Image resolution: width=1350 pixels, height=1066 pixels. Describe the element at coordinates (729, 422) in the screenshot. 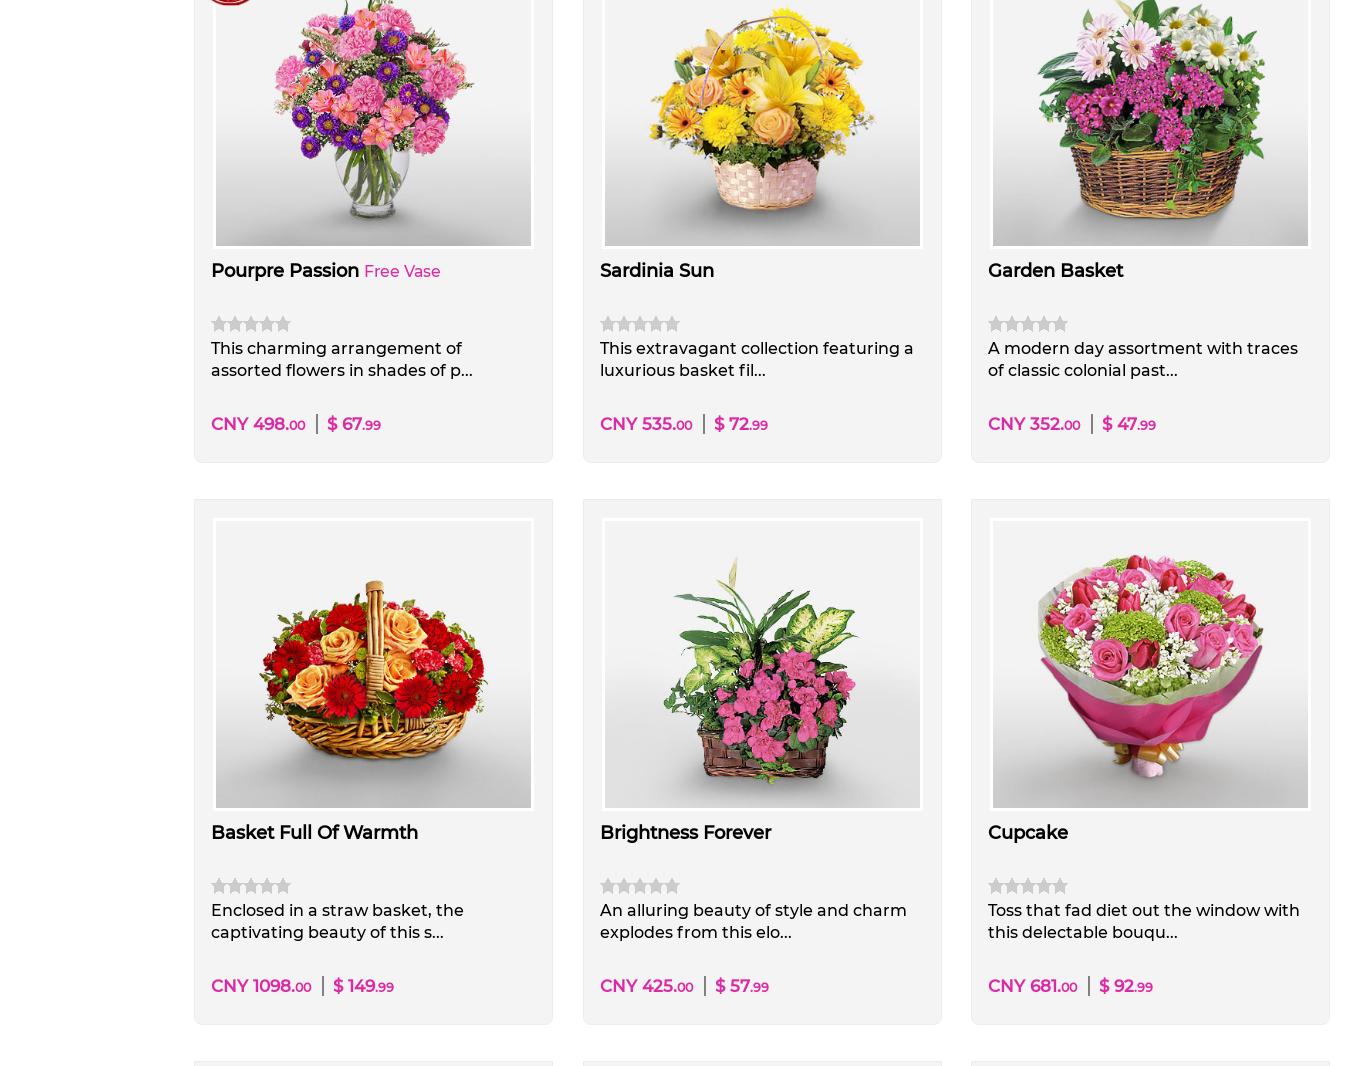

I see `'$ 72'` at that location.